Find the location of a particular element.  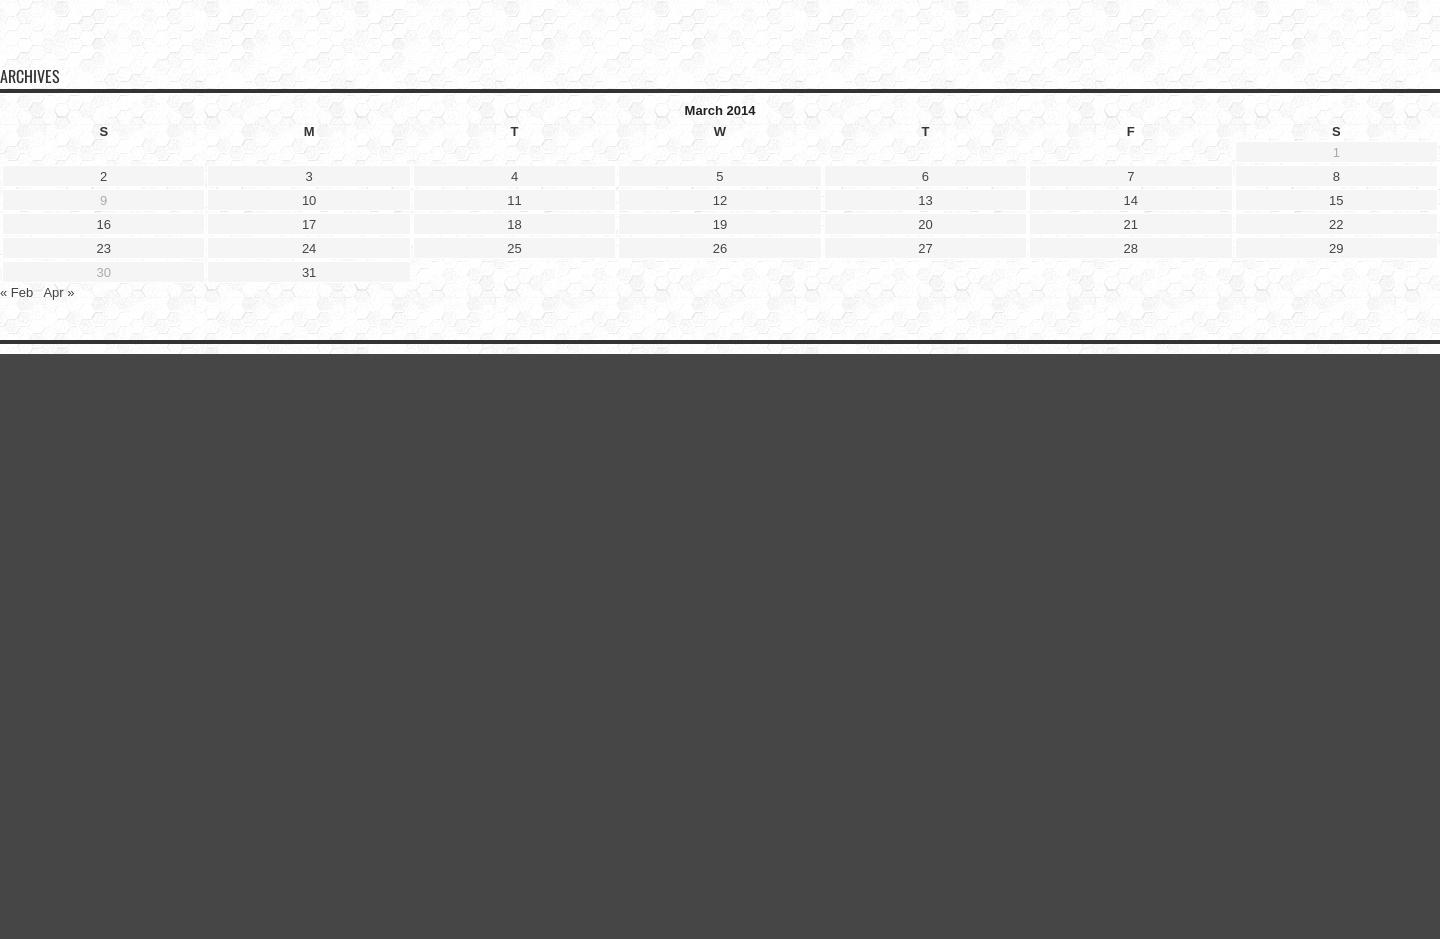

'1' is located at coordinates (1334, 151).